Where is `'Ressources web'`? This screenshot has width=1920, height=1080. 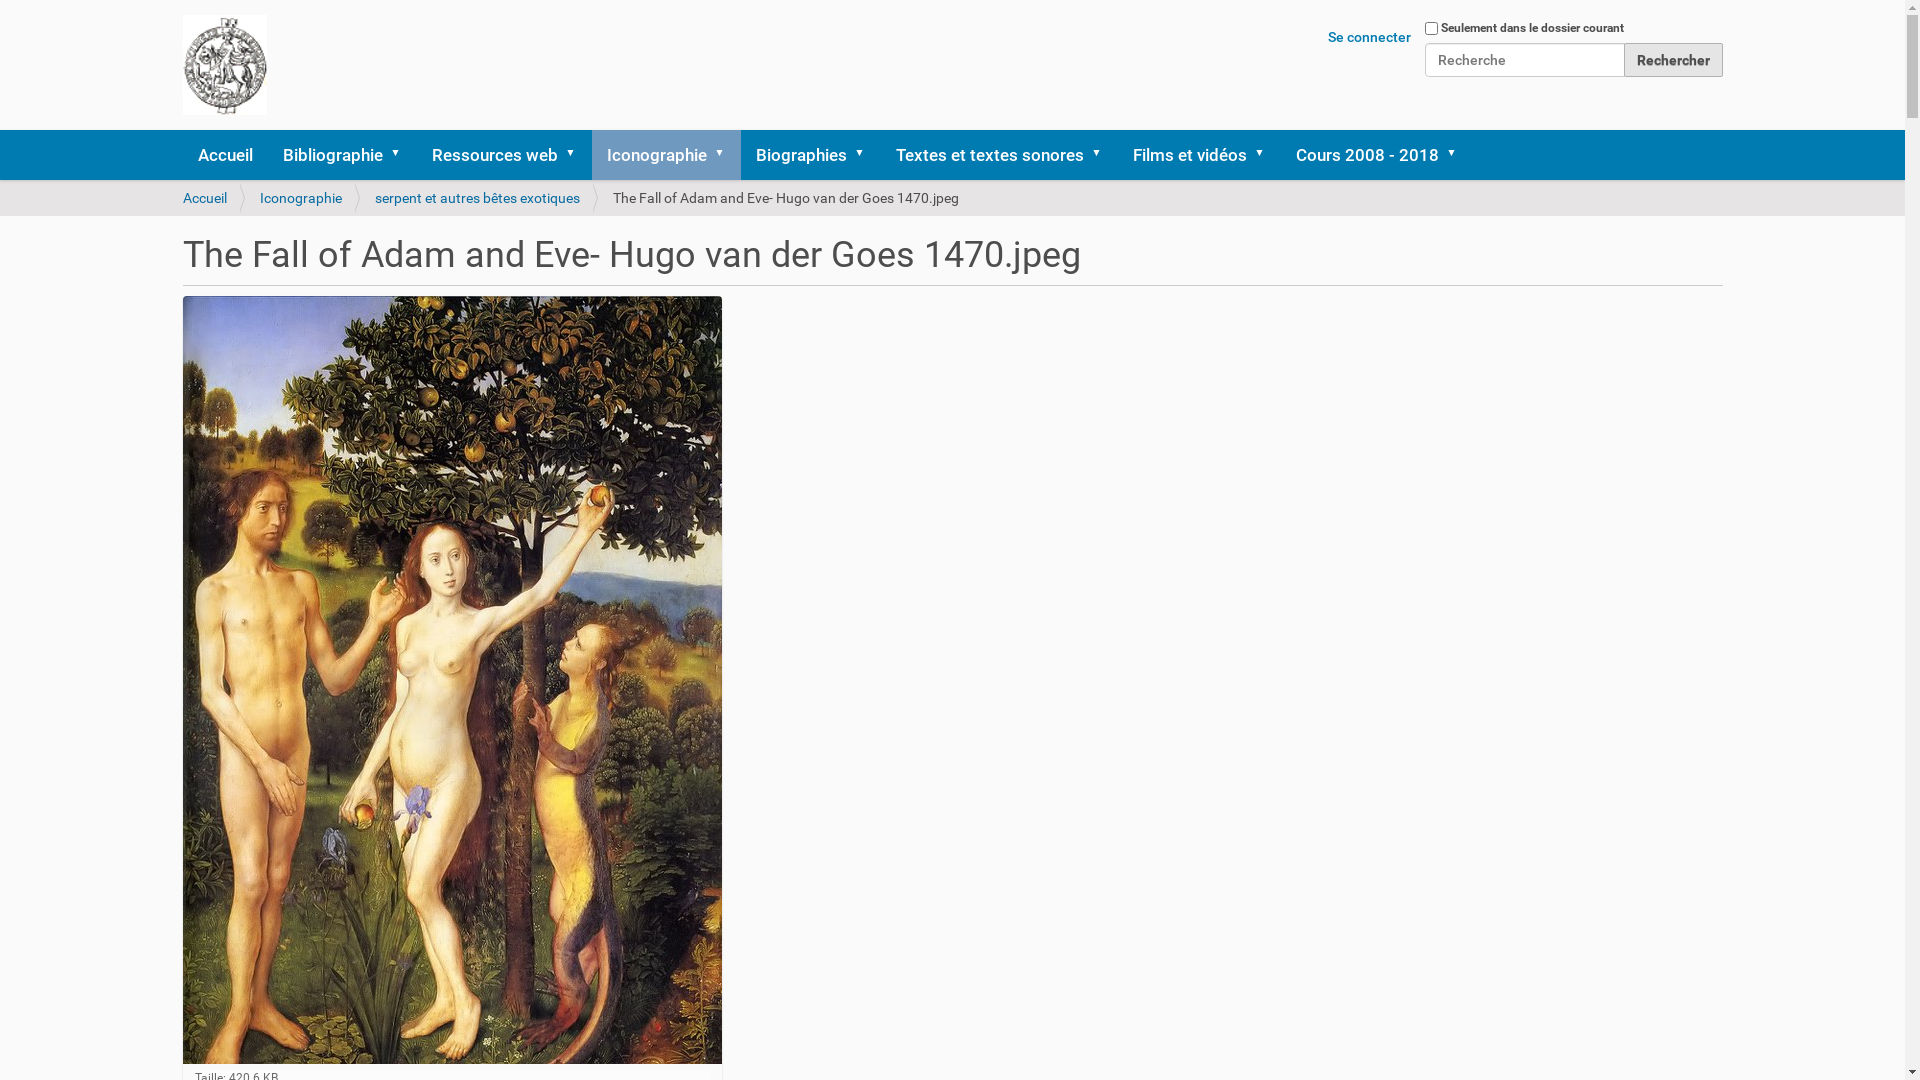 'Ressources web' is located at coordinates (503, 153).